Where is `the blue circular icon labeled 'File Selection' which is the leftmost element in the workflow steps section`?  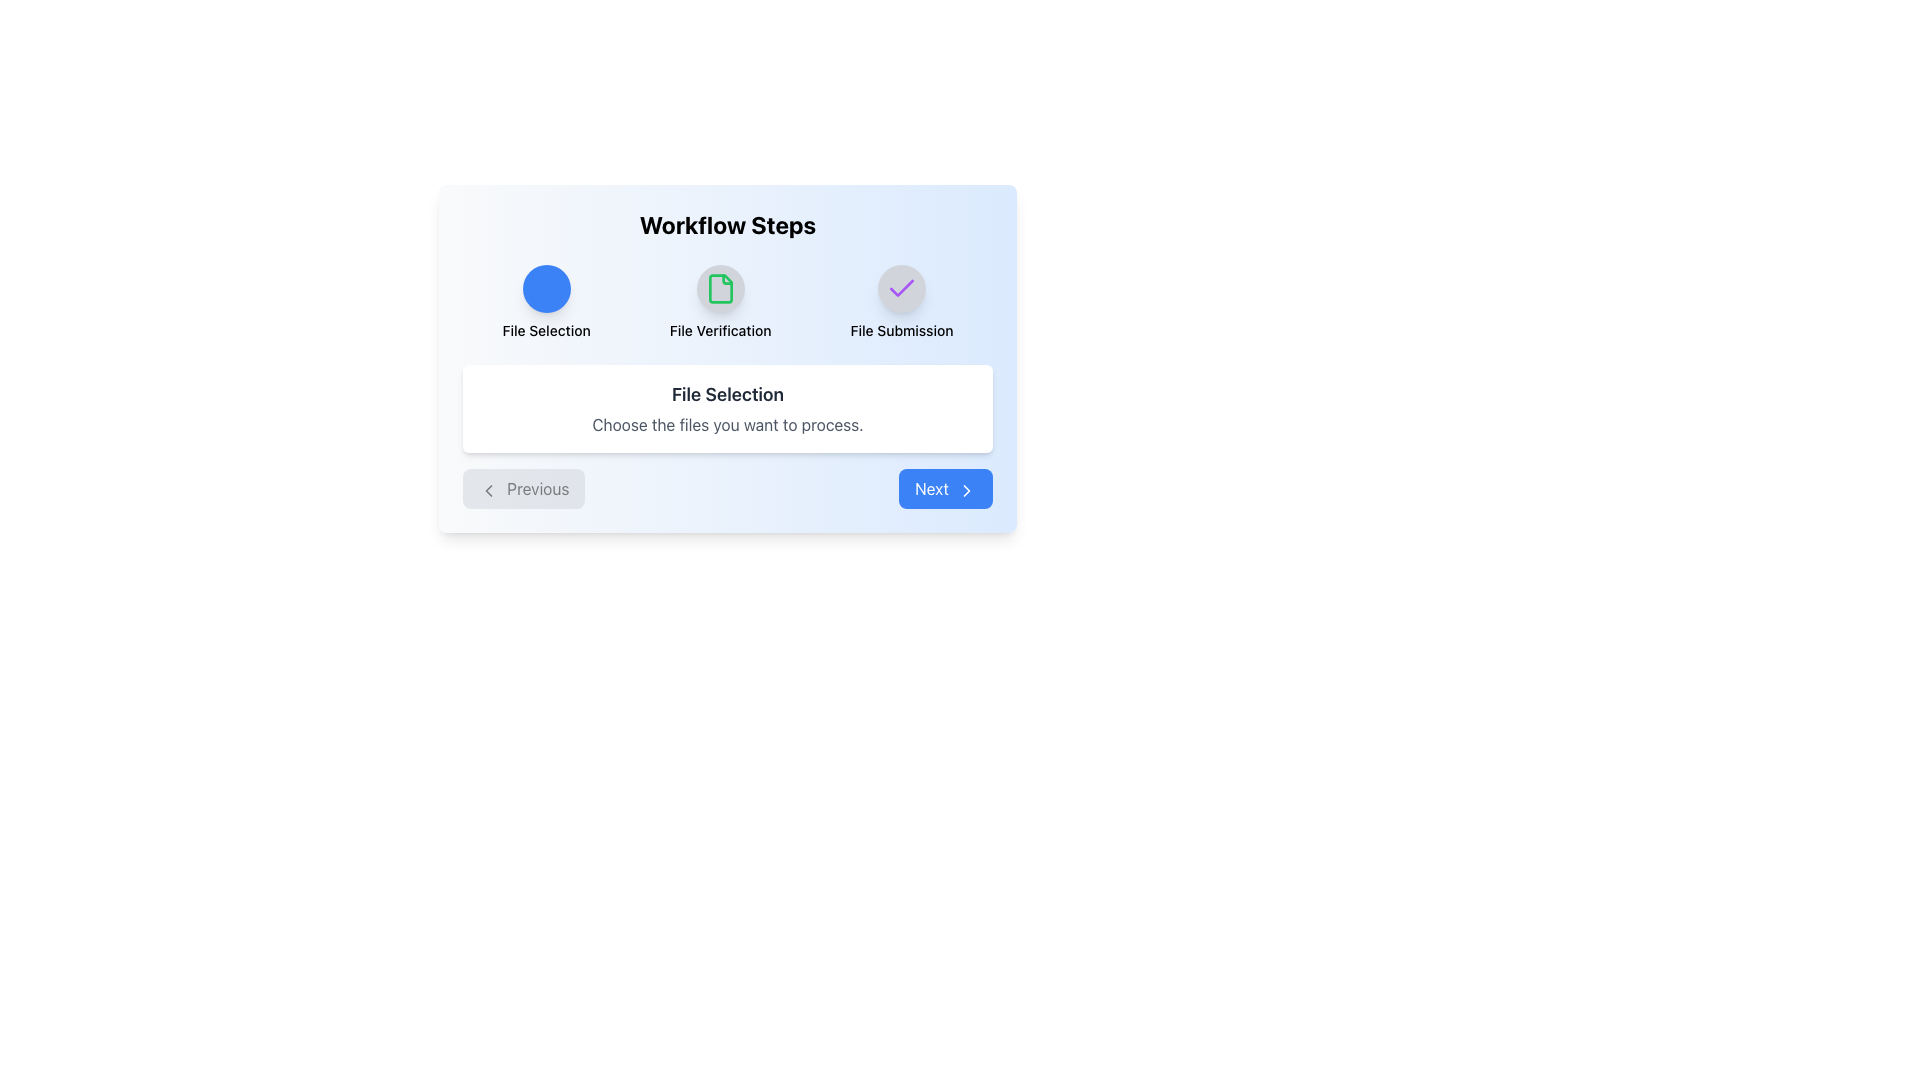 the blue circular icon labeled 'File Selection' which is the leftmost element in the workflow steps section is located at coordinates (546, 303).